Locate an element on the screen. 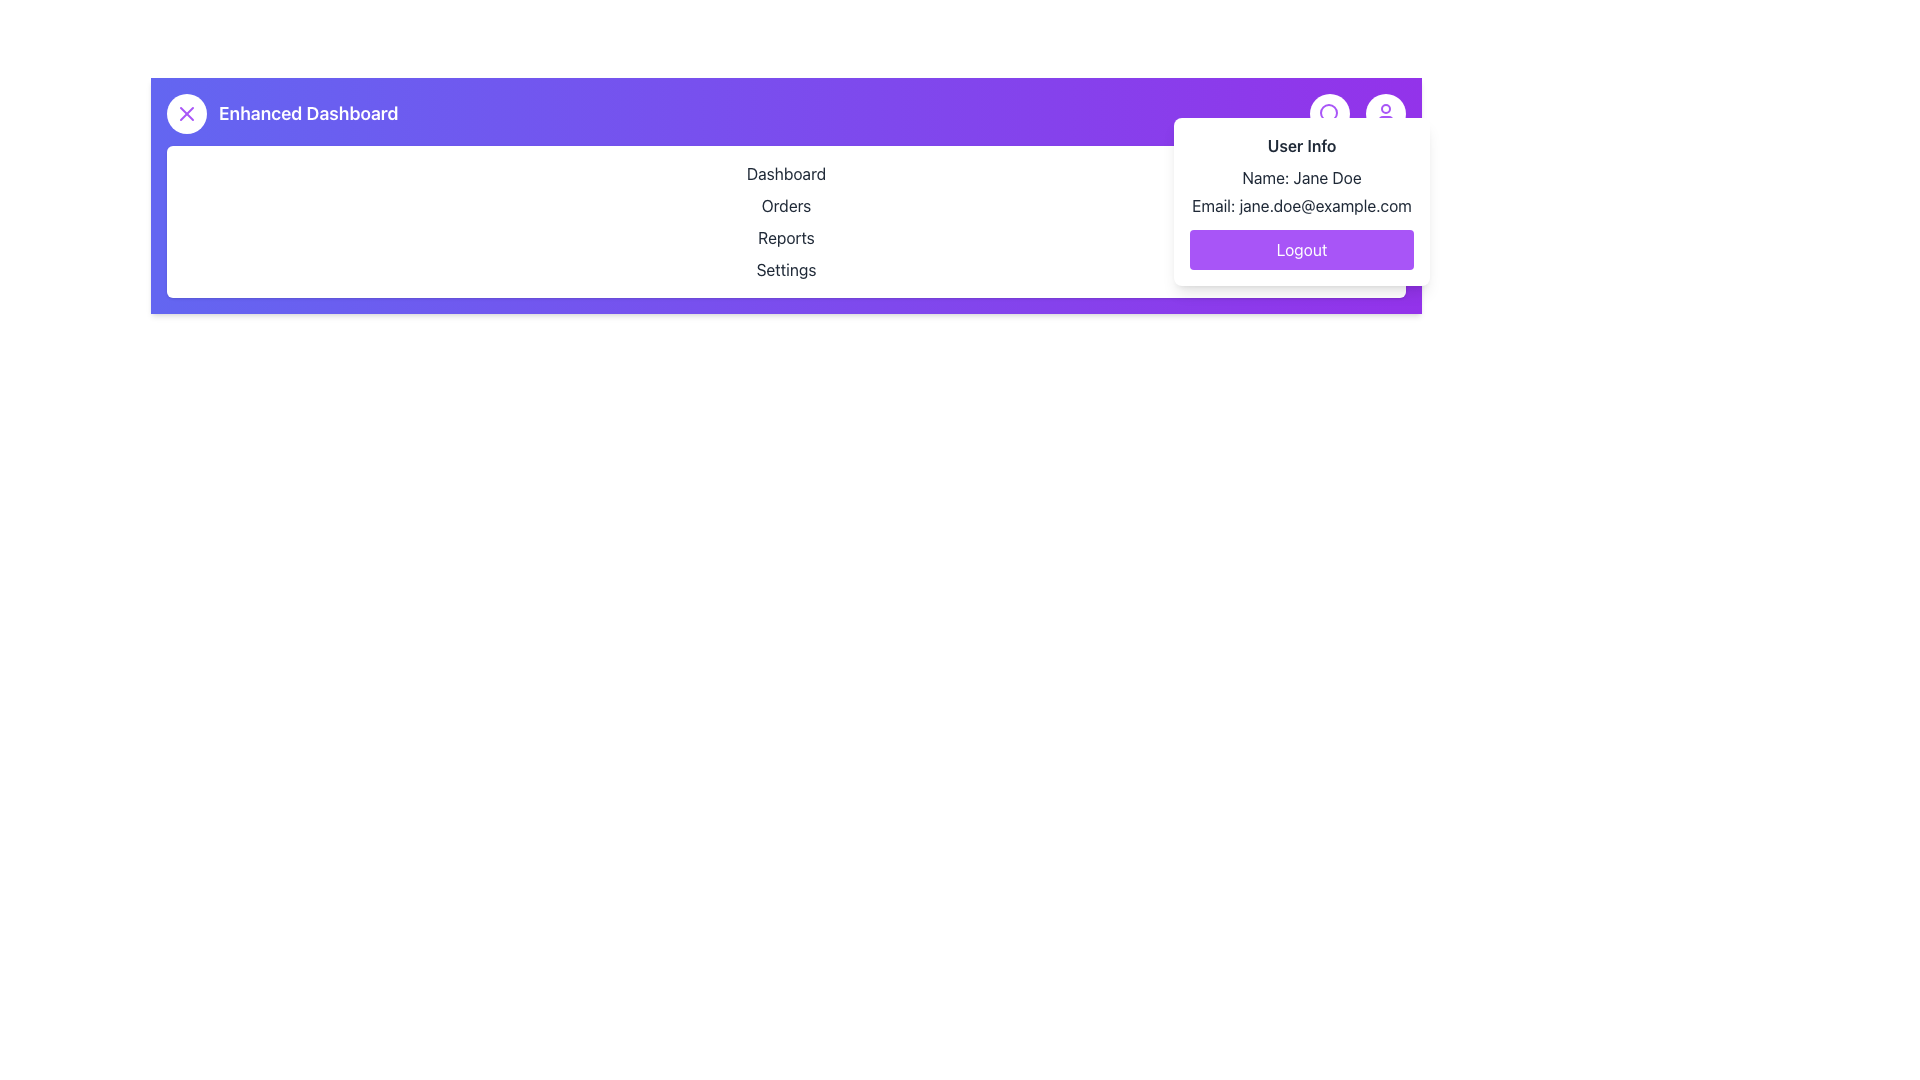 The image size is (1920, 1080). the diagonal cross icon in the top right corner of the interface is located at coordinates (187, 114).